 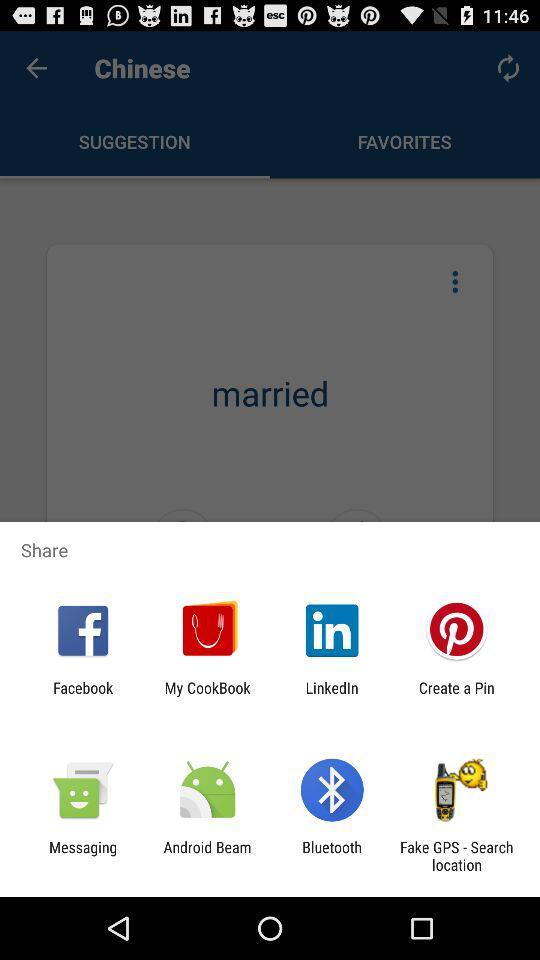 What do you see at coordinates (456, 696) in the screenshot?
I see `the icon to the right of linkedin app` at bounding box center [456, 696].